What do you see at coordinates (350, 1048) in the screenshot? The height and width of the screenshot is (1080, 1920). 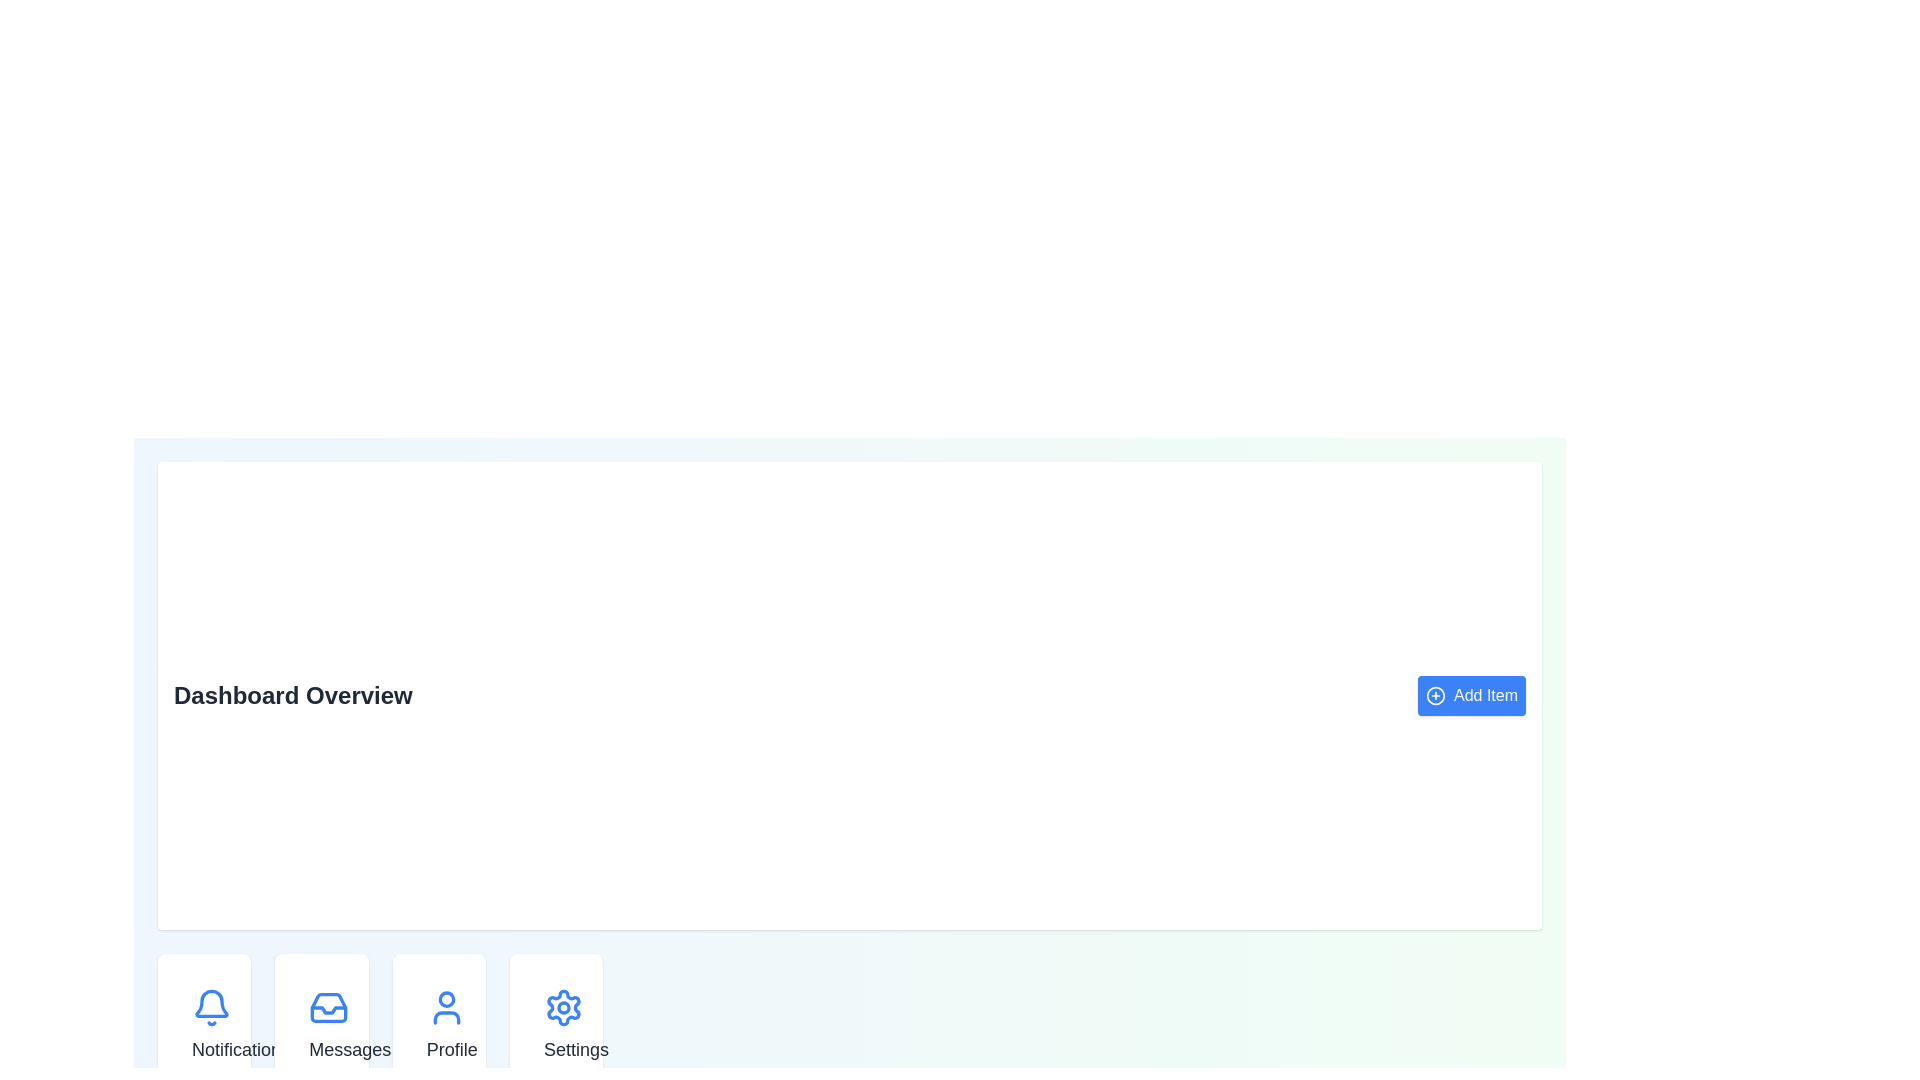 I see `the 'Messages' text label in the navigation bar, which is styled in dark gray with a medium font-weight and is prominent within its layout` at bounding box center [350, 1048].